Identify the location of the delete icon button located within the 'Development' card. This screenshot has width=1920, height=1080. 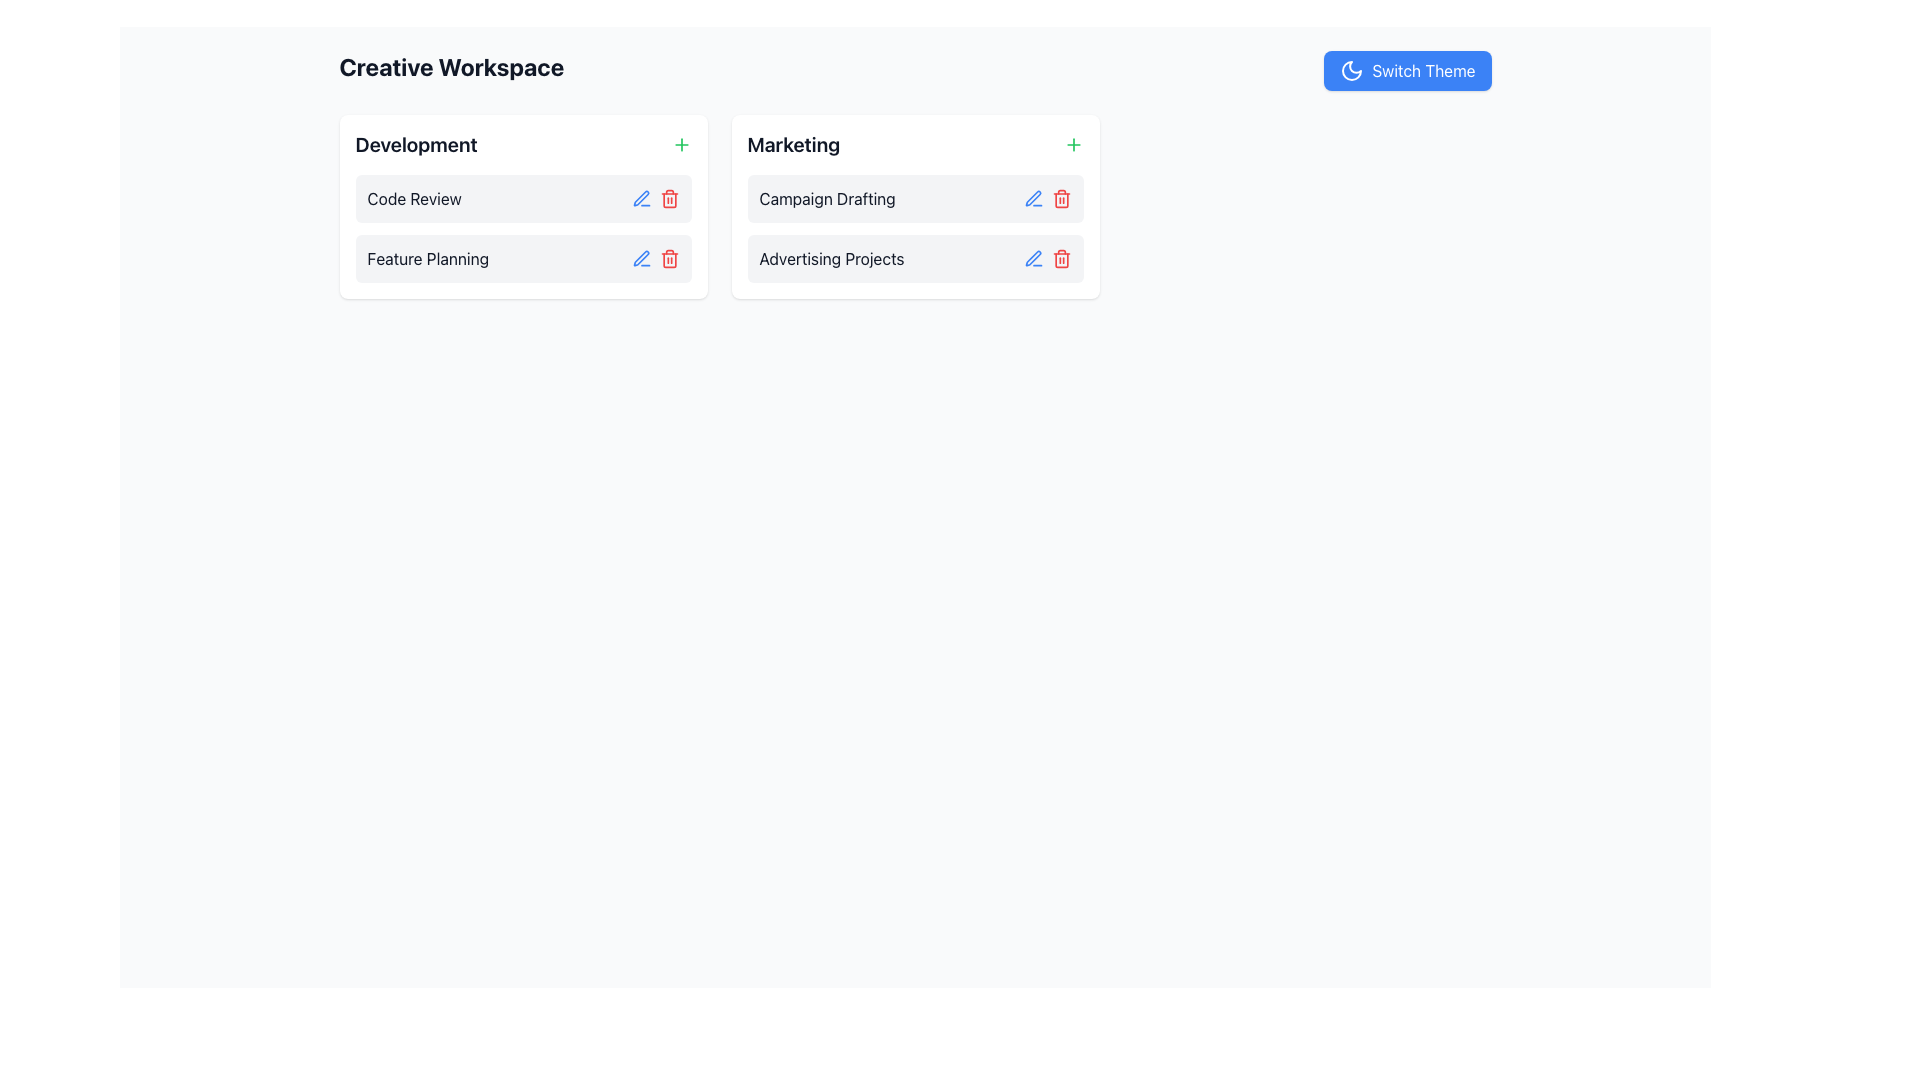
(669, 259).